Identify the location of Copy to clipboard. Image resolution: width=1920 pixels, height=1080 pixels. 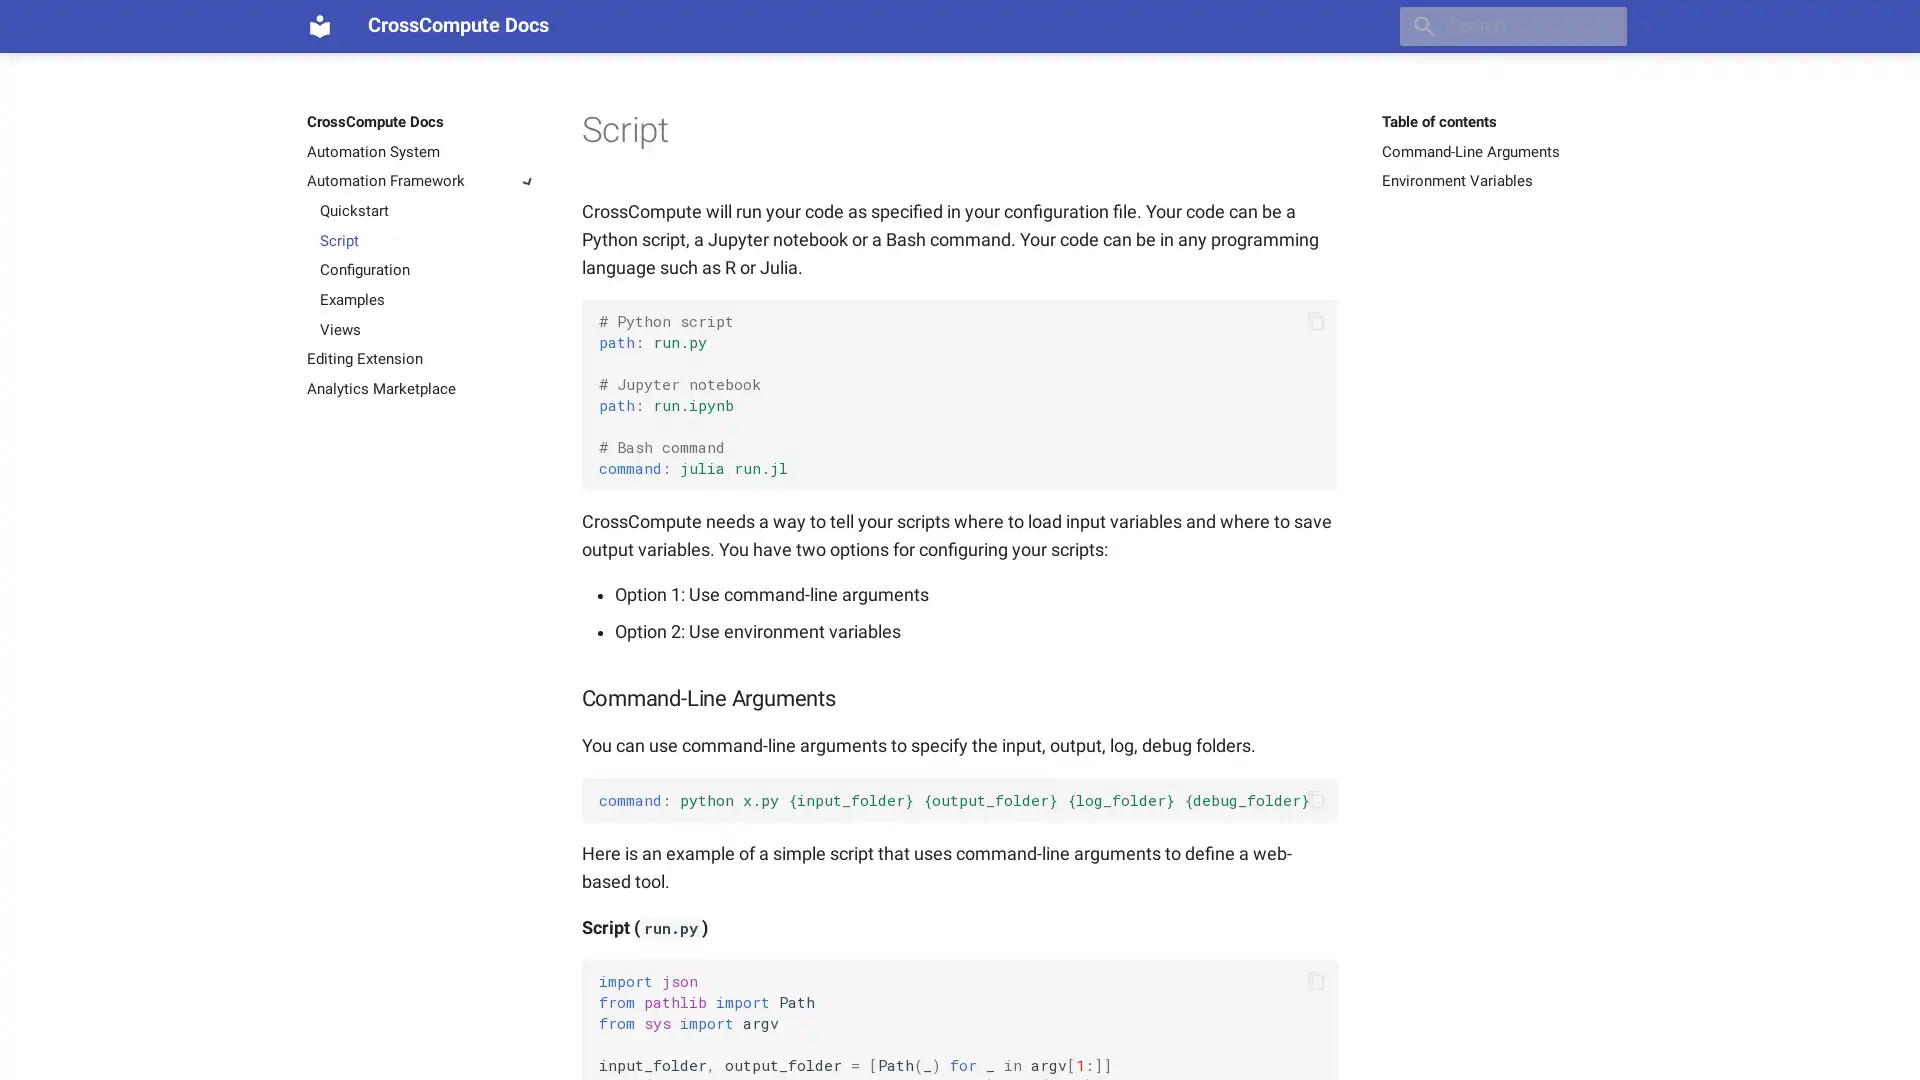
(1315, 979).